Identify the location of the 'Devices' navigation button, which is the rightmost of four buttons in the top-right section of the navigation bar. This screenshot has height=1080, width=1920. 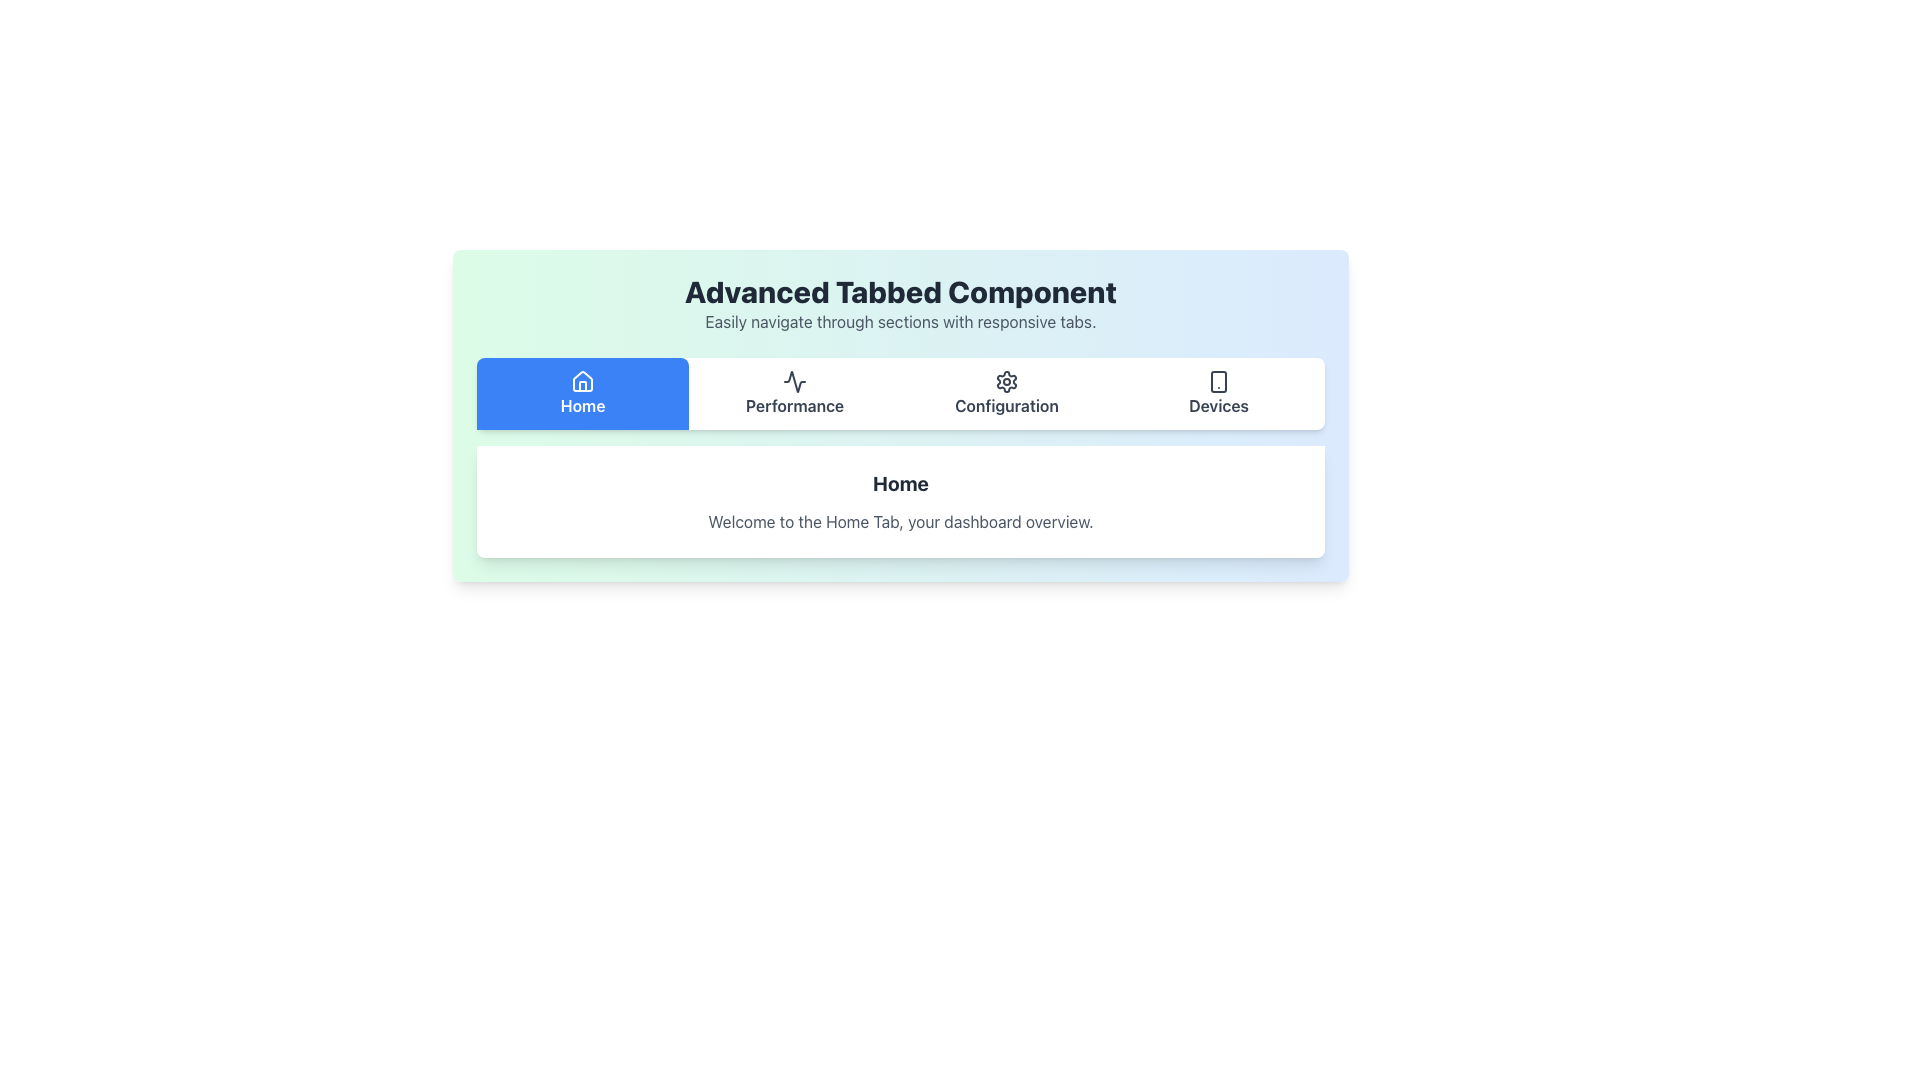
(1218, 393).